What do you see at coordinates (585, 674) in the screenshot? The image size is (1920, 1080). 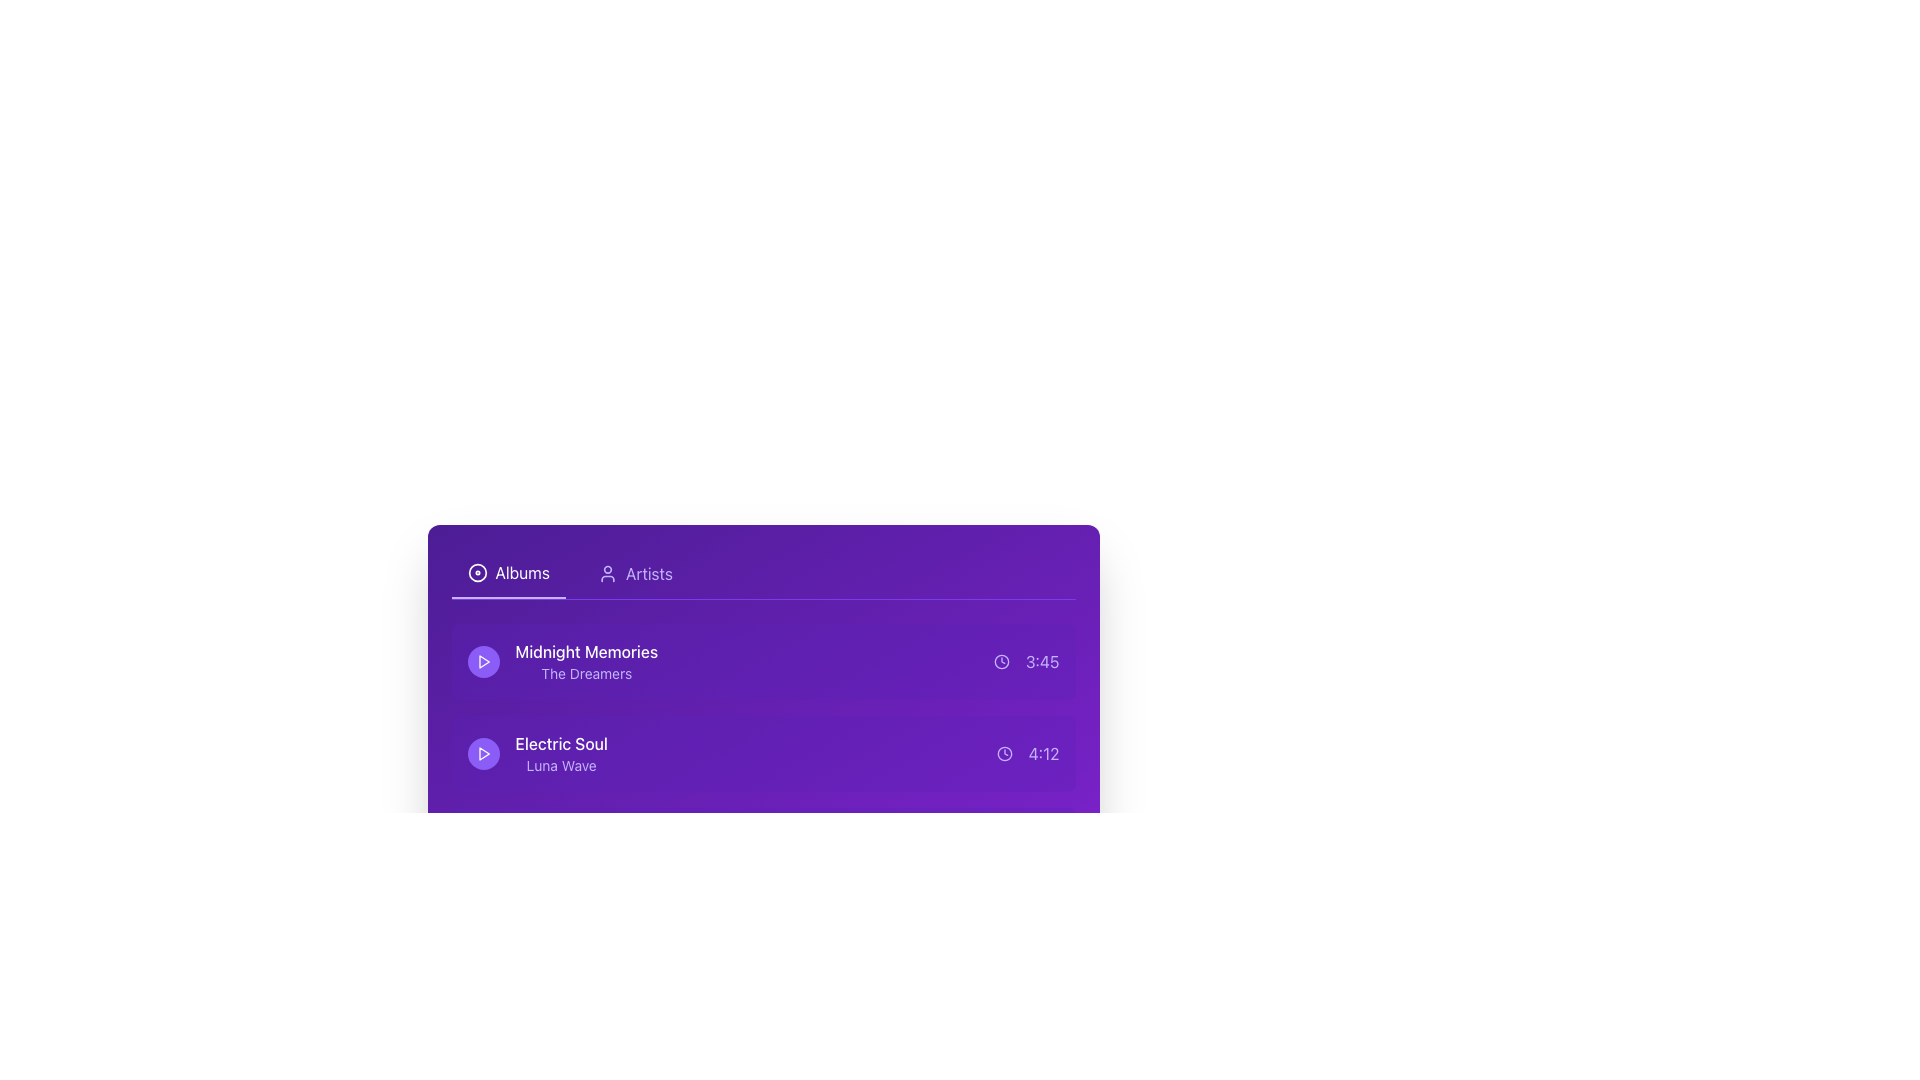 I see `the text label that displays the artist or band name located beneath the song title 'Midnight Memories' in the purple panel` at bounding box center [585, 674].